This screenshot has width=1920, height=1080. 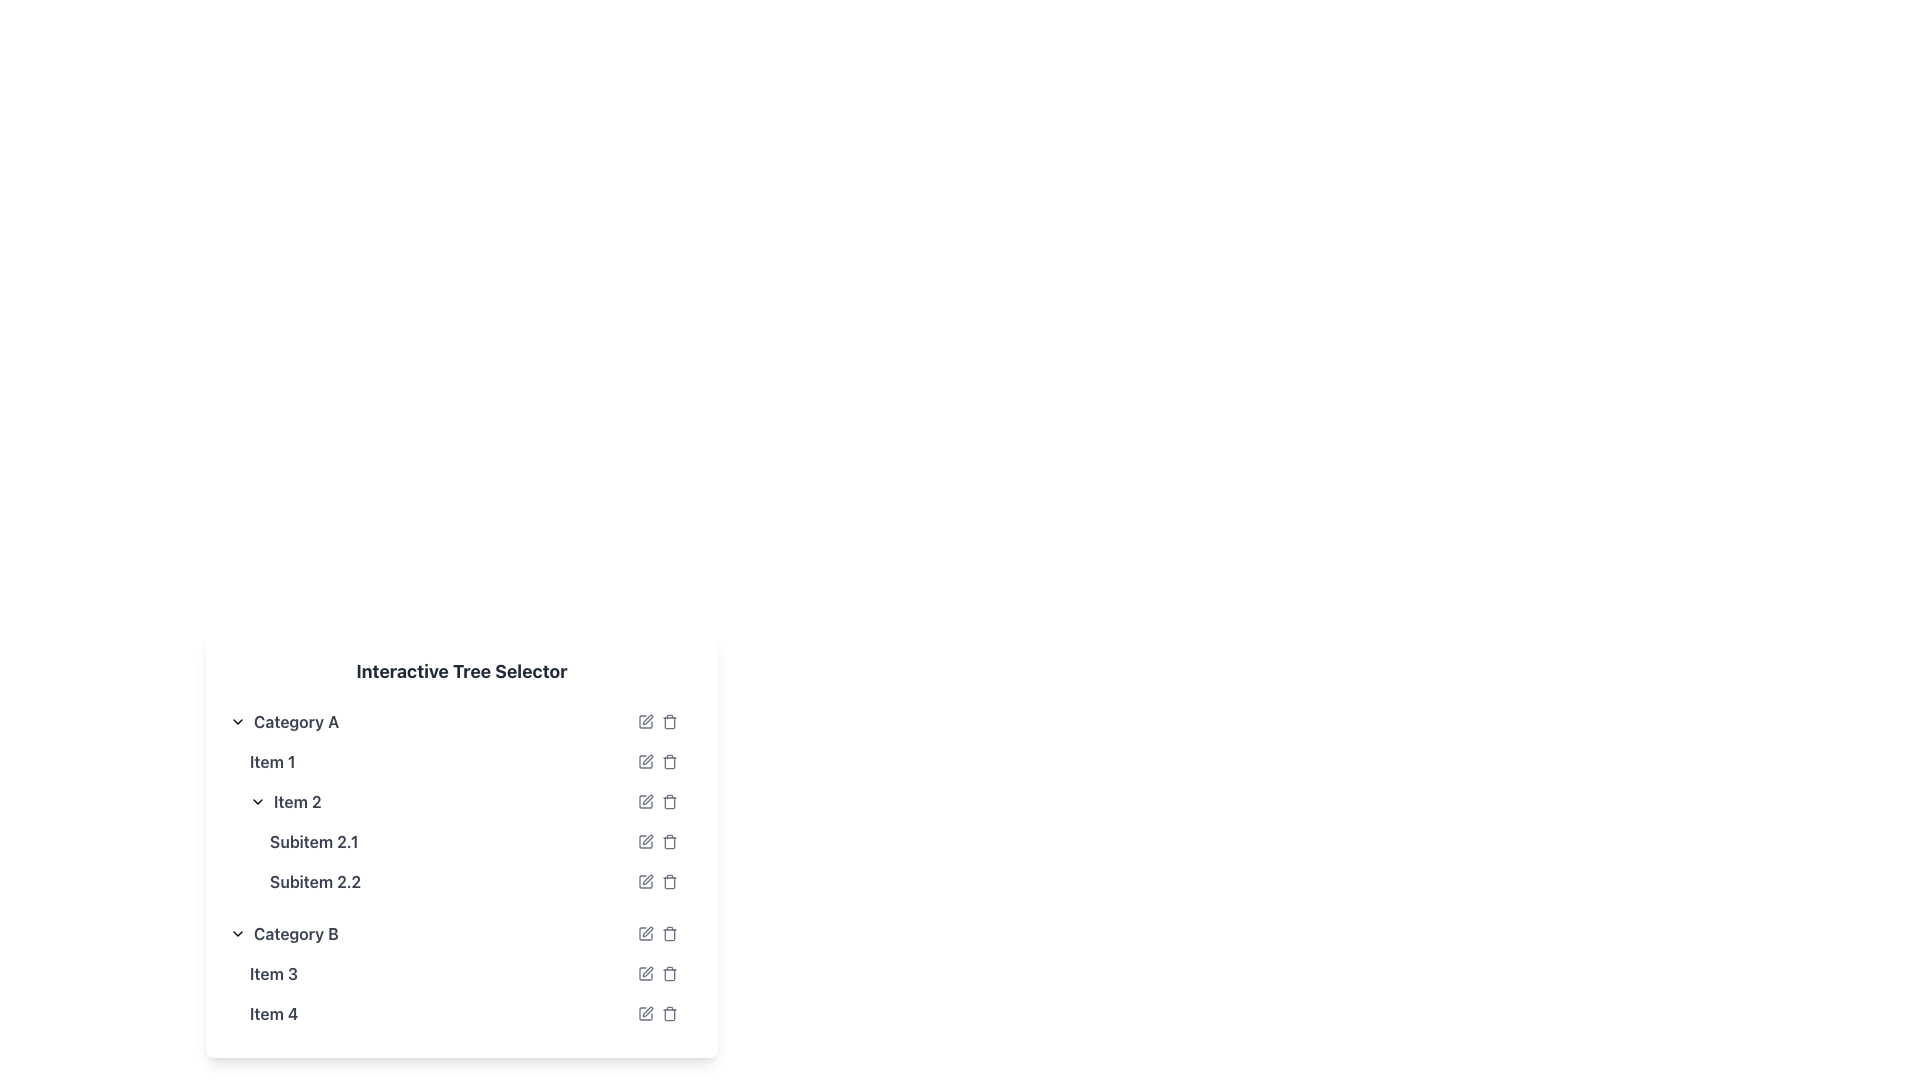 What do you see at coordinates (646, 762) in the screenshot?
I see `the icon adjacent to 'Item 1' in the hierarchical tree structure` at bounding box center [646, 762].